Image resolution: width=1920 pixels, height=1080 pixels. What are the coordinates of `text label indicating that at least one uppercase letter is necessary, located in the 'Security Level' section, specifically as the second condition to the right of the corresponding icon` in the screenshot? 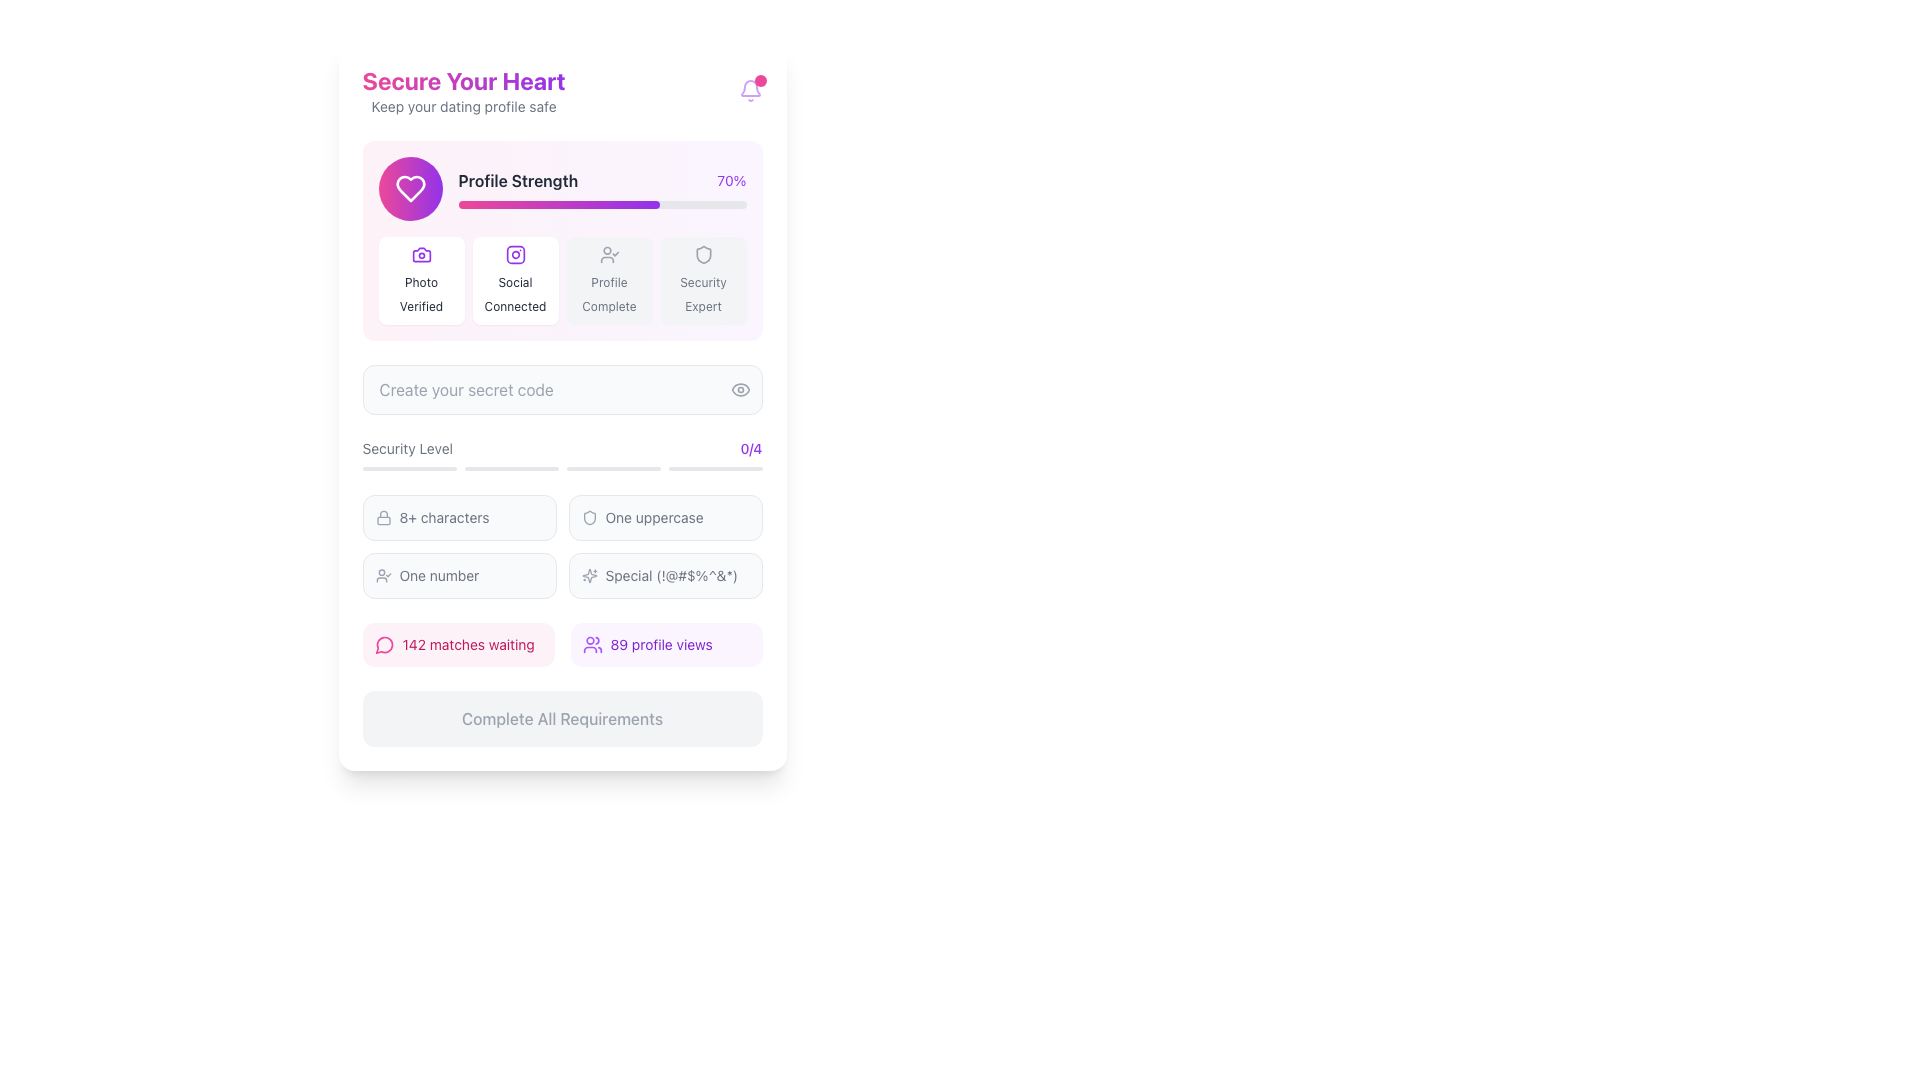 It's located at (654, 516).